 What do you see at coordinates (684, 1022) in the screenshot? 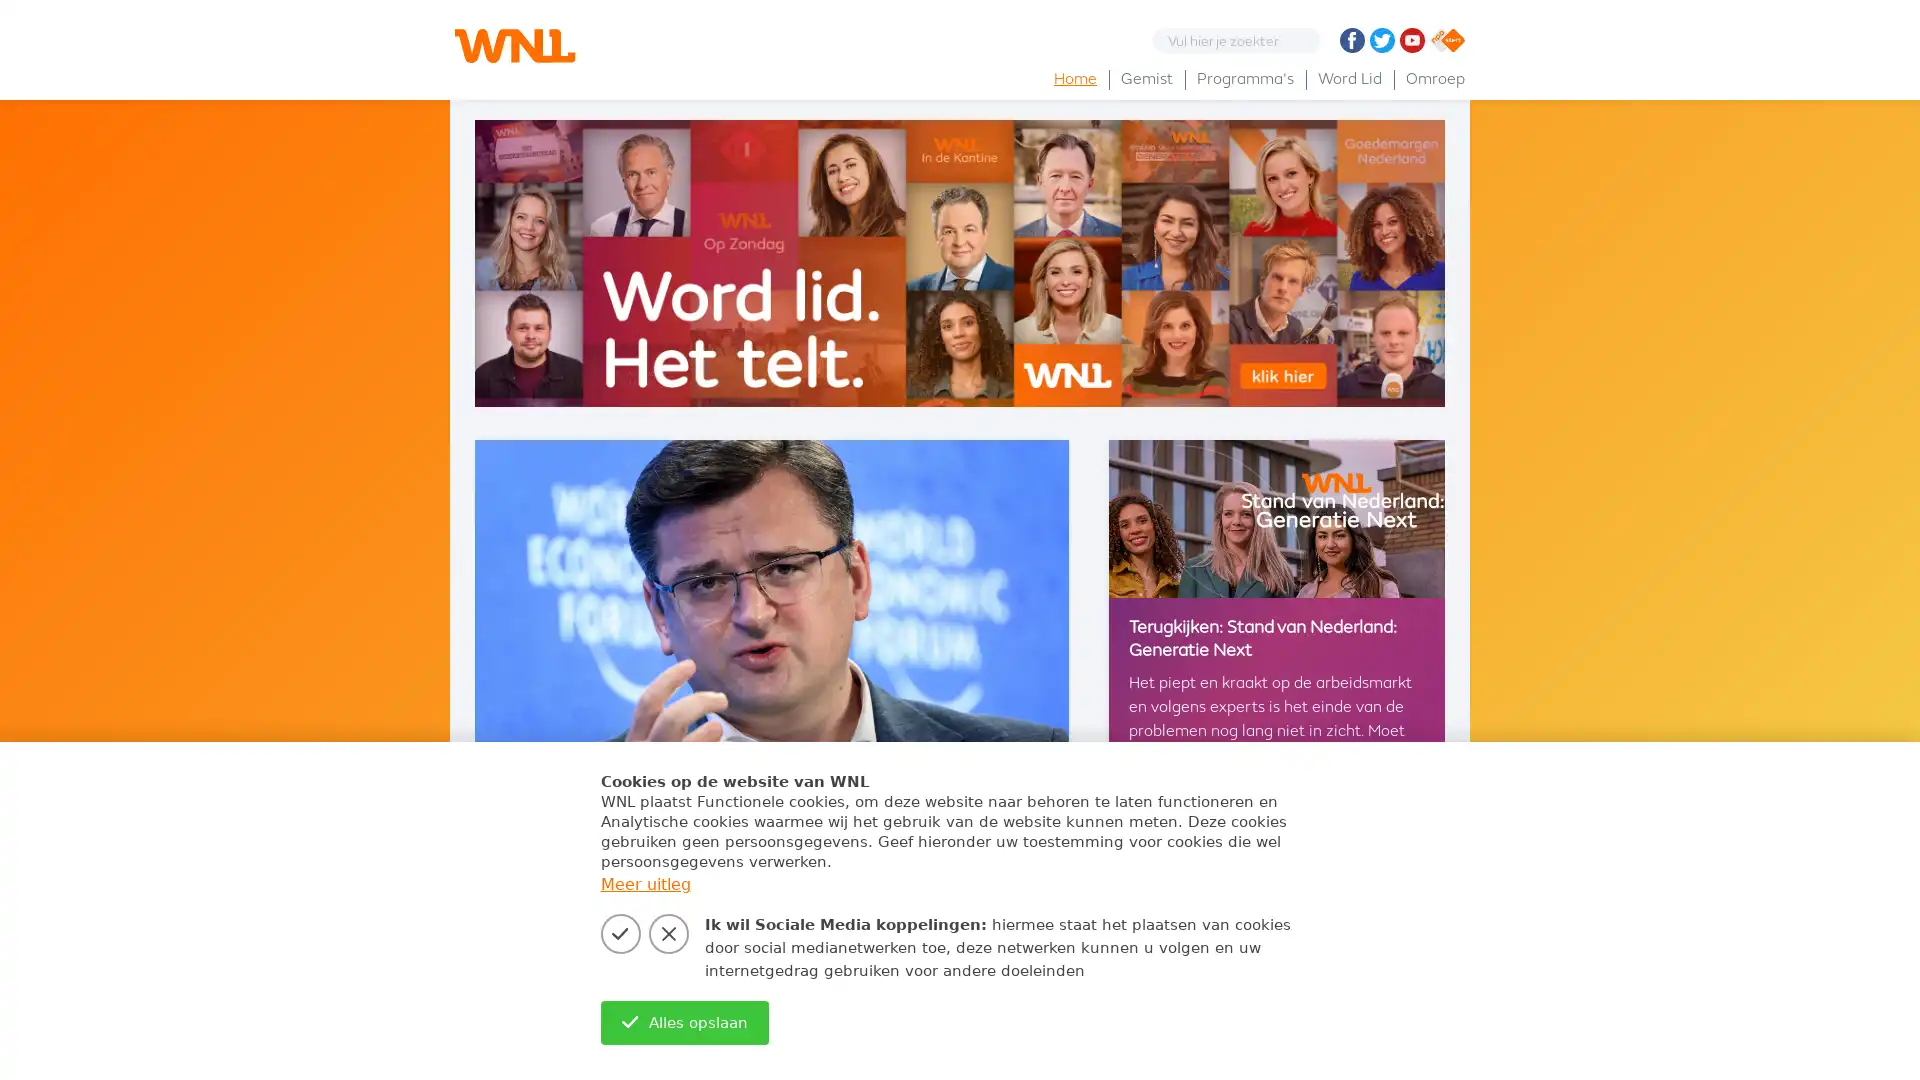
I see `Alles opslaan` at bounding box center [684, 1022].